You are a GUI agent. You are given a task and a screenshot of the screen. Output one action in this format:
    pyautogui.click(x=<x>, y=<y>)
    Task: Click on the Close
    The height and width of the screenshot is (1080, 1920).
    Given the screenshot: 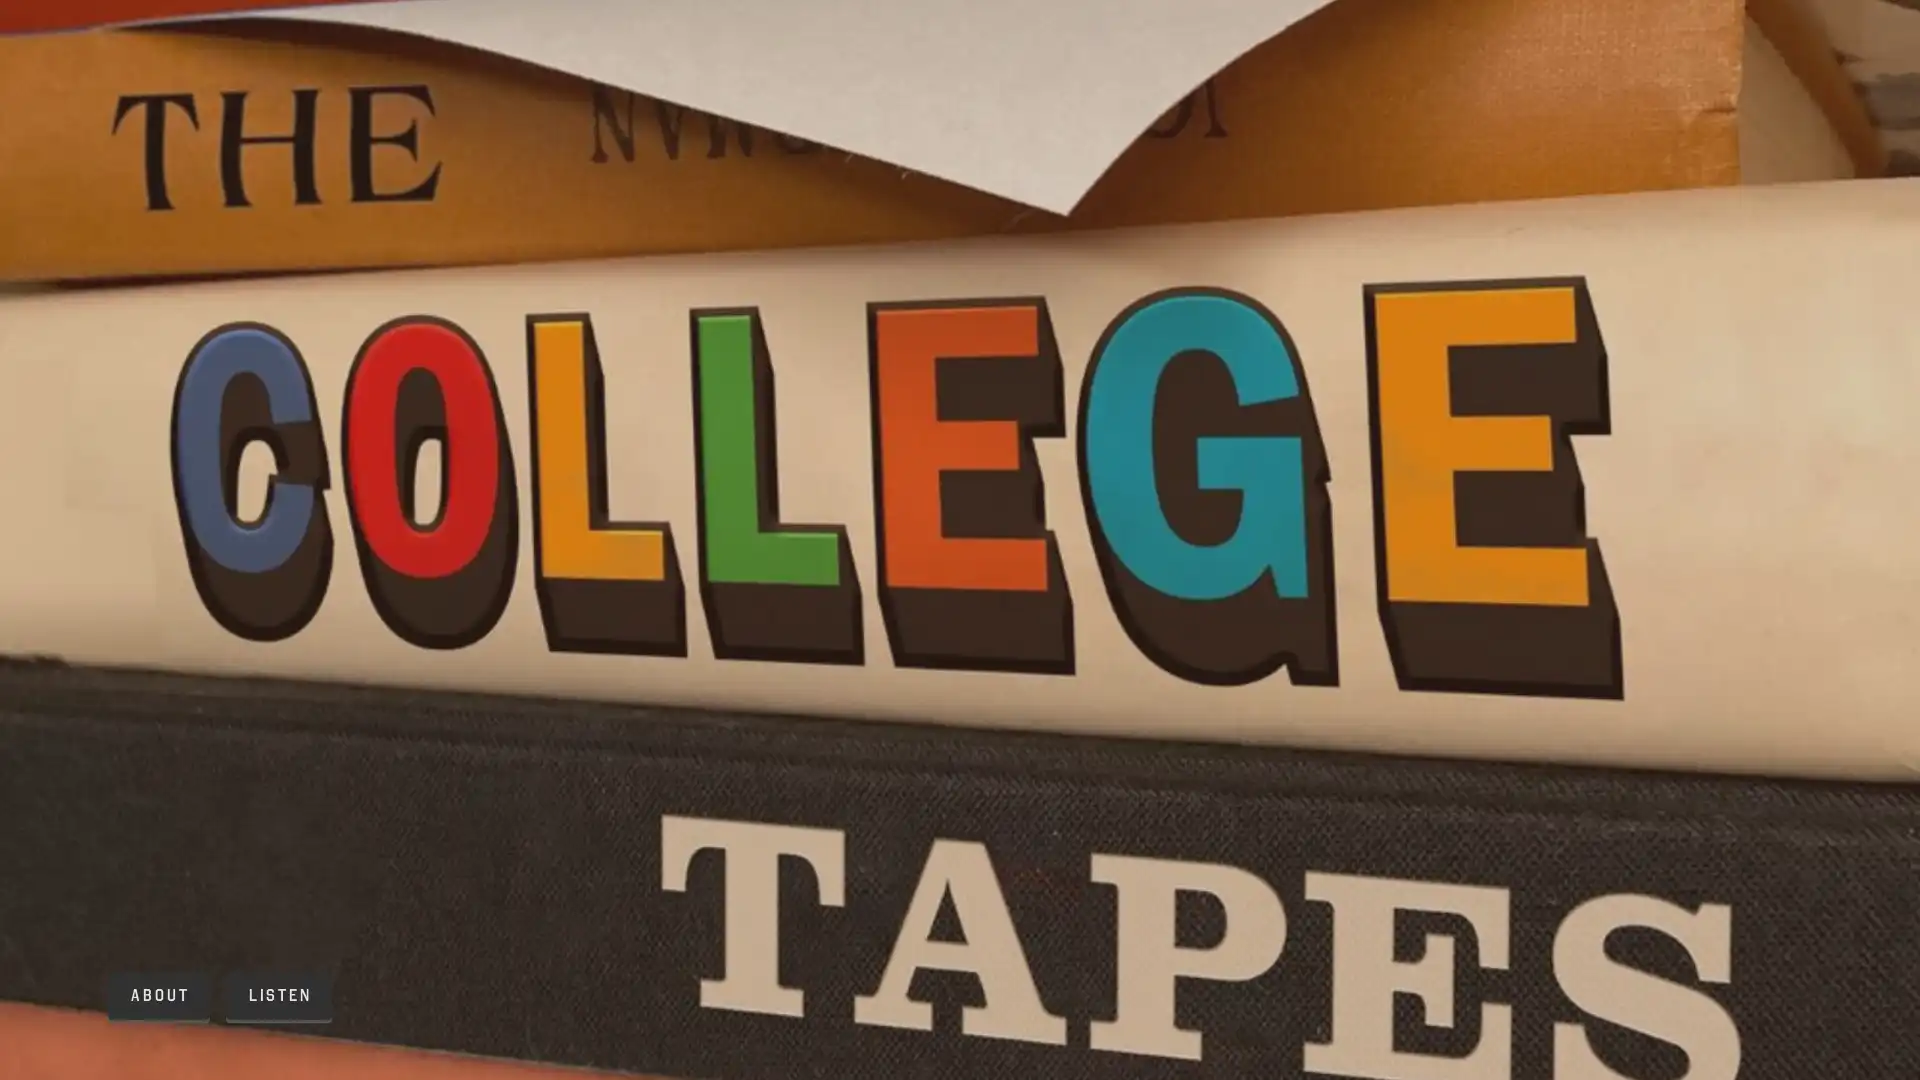 What is the action you would take?
    pyautogui.click(x=1192, y=283)
    